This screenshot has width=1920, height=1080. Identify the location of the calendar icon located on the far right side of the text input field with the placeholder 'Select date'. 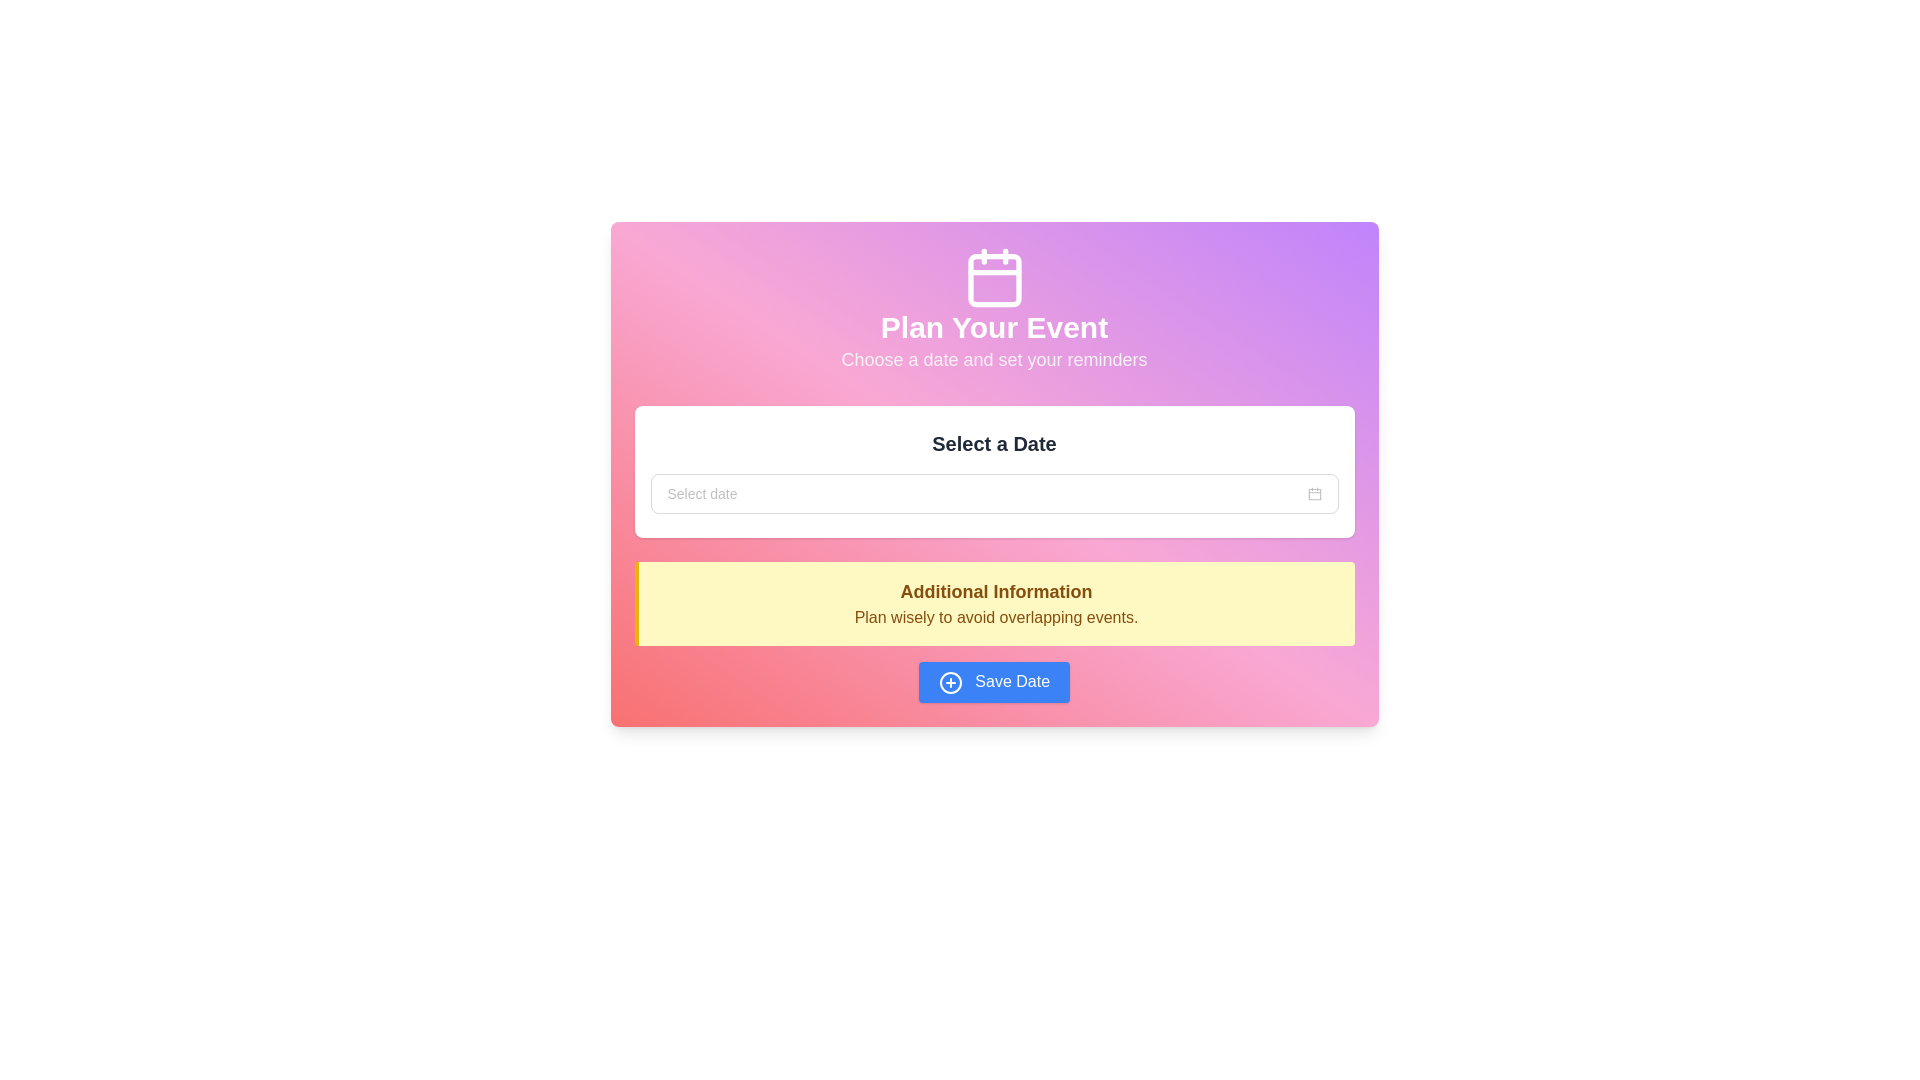
(1314, 493).